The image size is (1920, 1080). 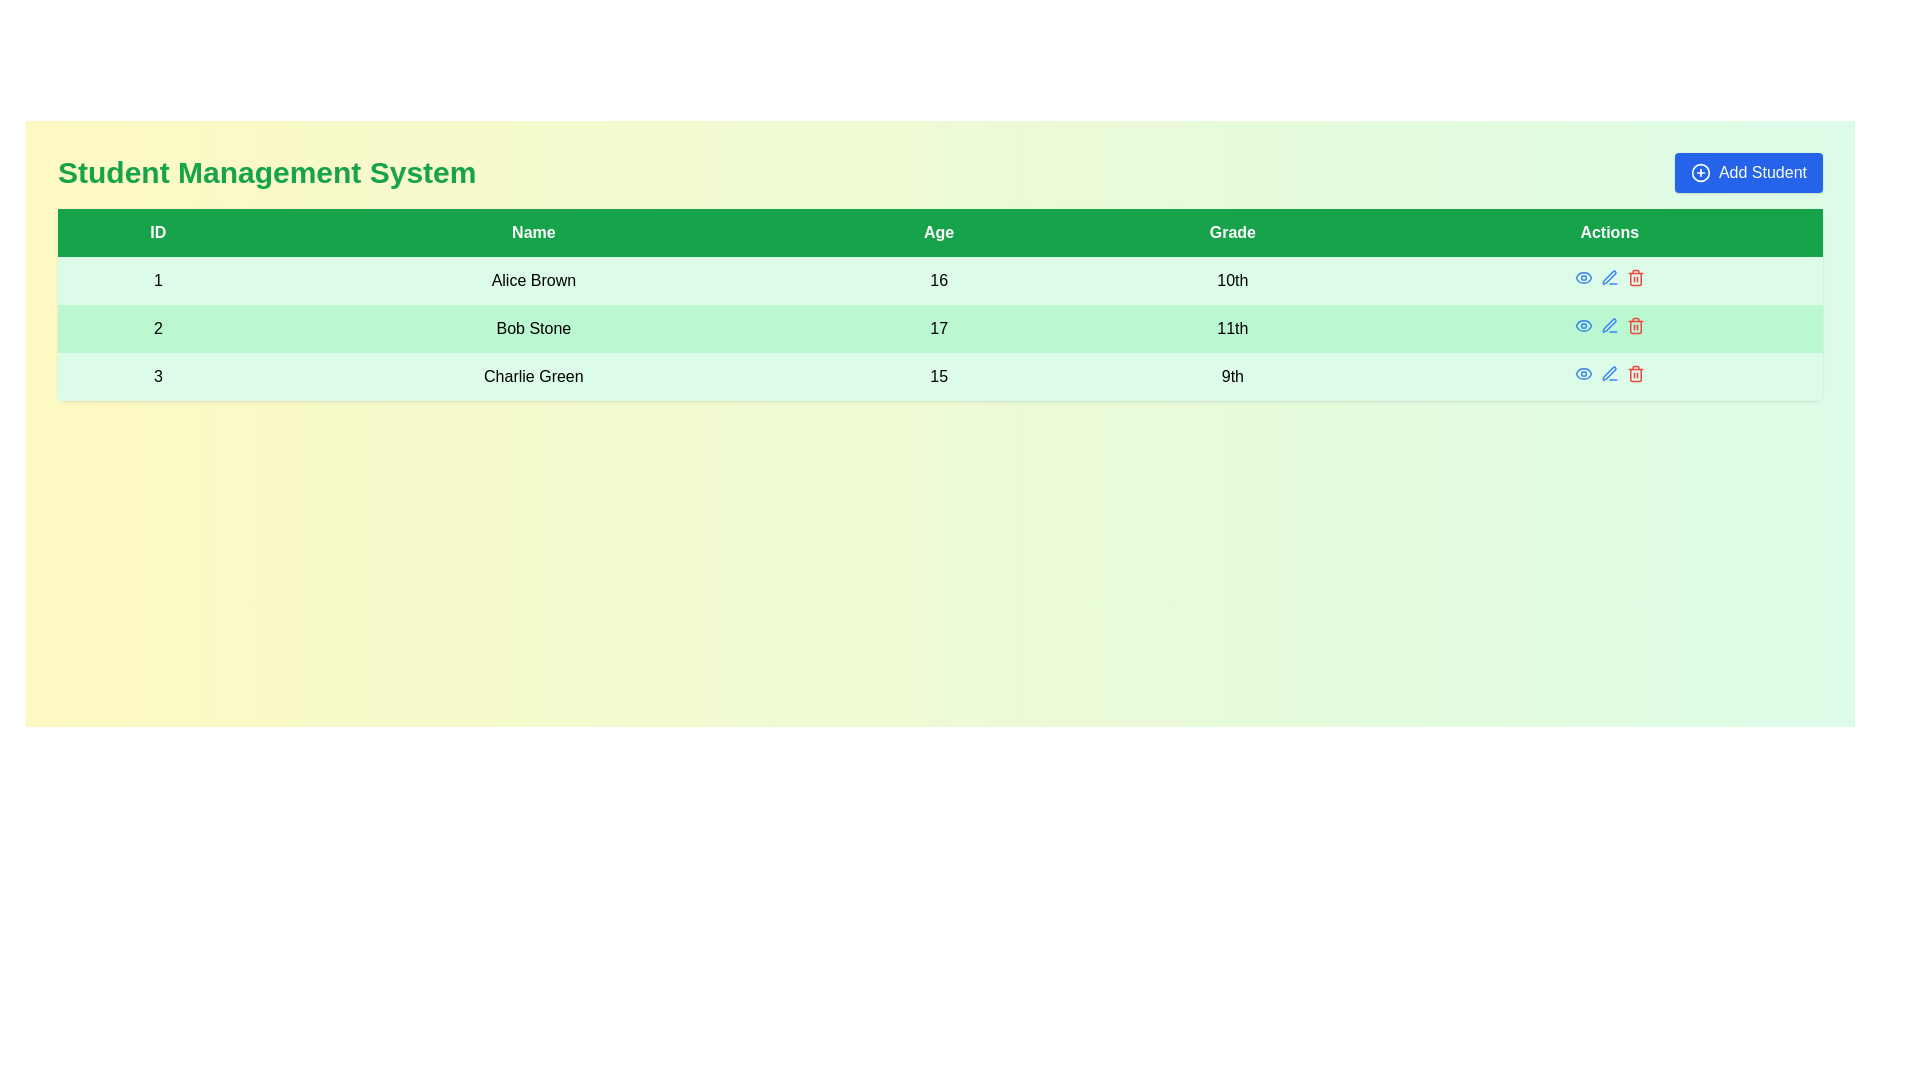 What do you see at coordinates (939, 281) in the screenshot?
I see `the first table row containing the data cells '1' (ID), 'Alice Brown' (Name), '16' (Age), and '10th' (Grade), which is visually separated by alternating green hues` at bounding box center [939, 281].